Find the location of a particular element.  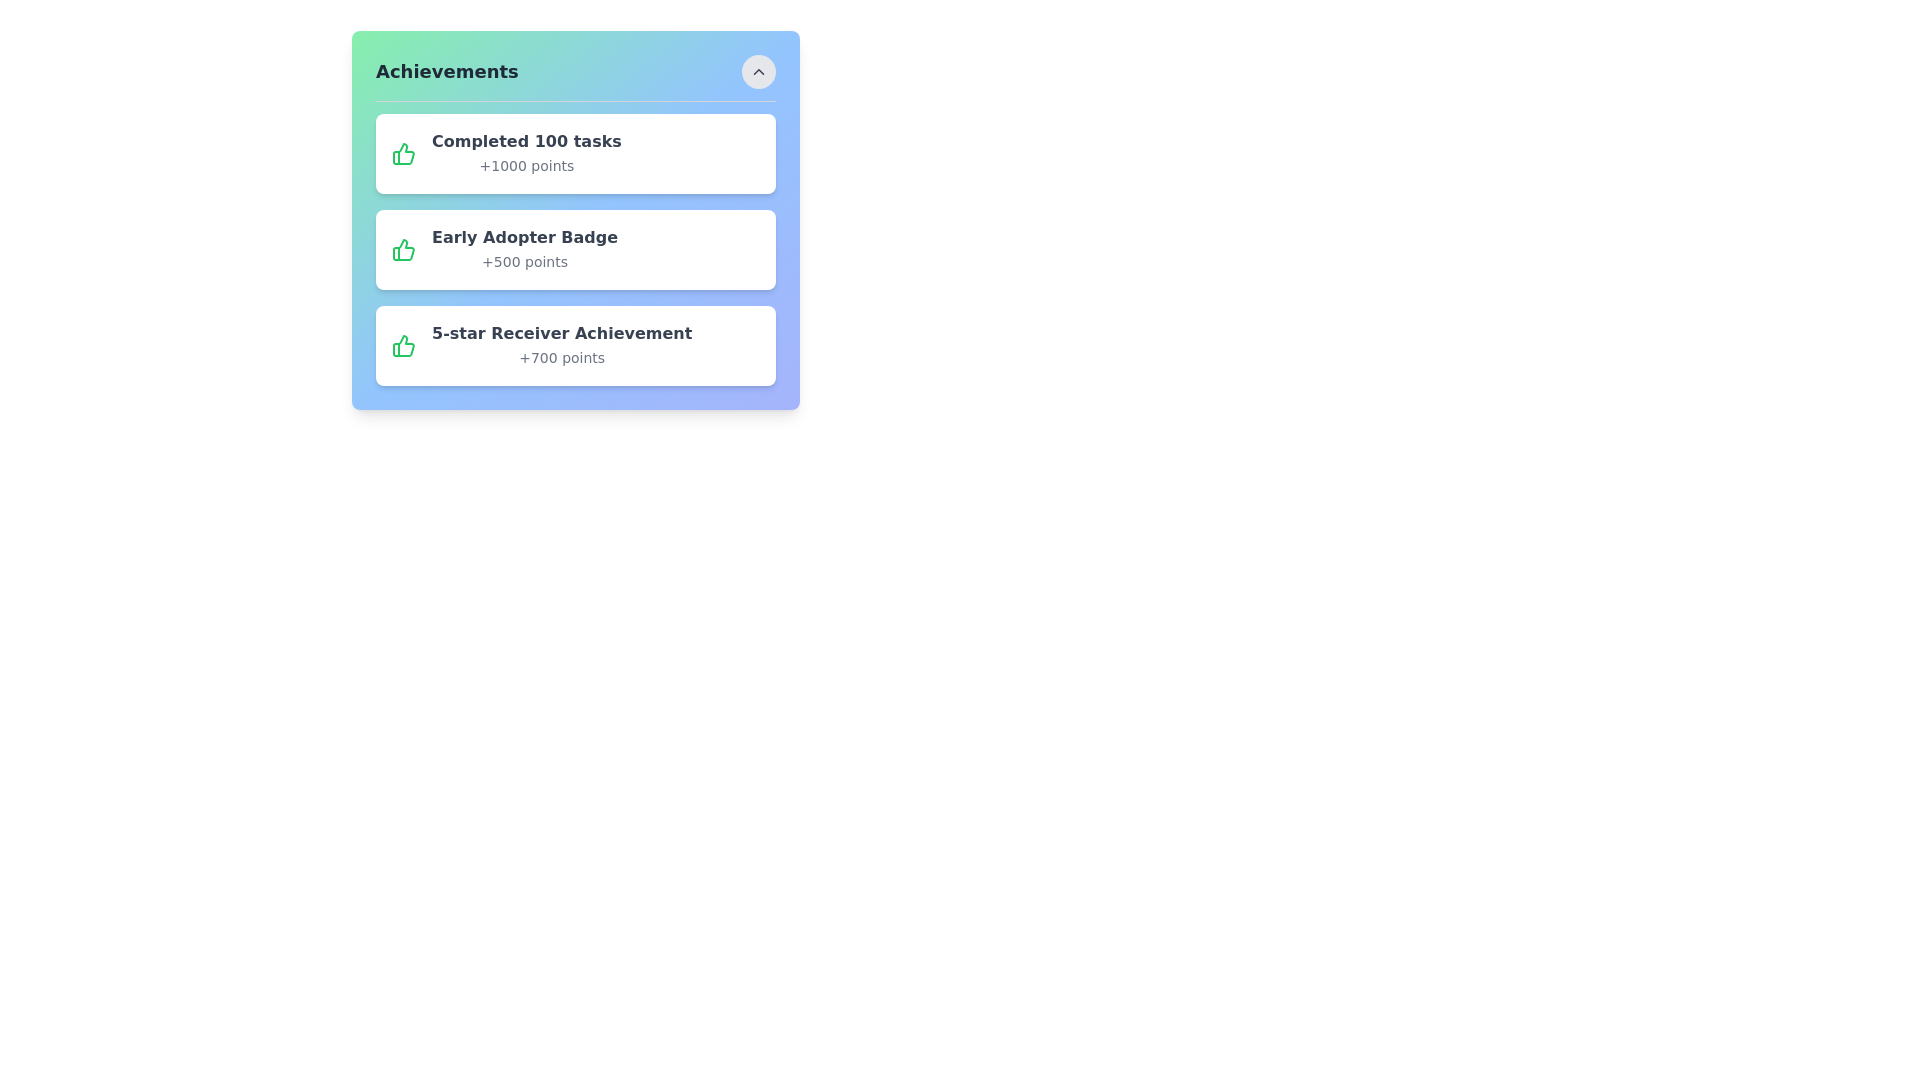

the accomplishment icon on the left side of the first card in the achievements list, which indicates the positive outcome of 'Completed 100 tasks' and '+1000 points' is located at coordinates (402, 153).